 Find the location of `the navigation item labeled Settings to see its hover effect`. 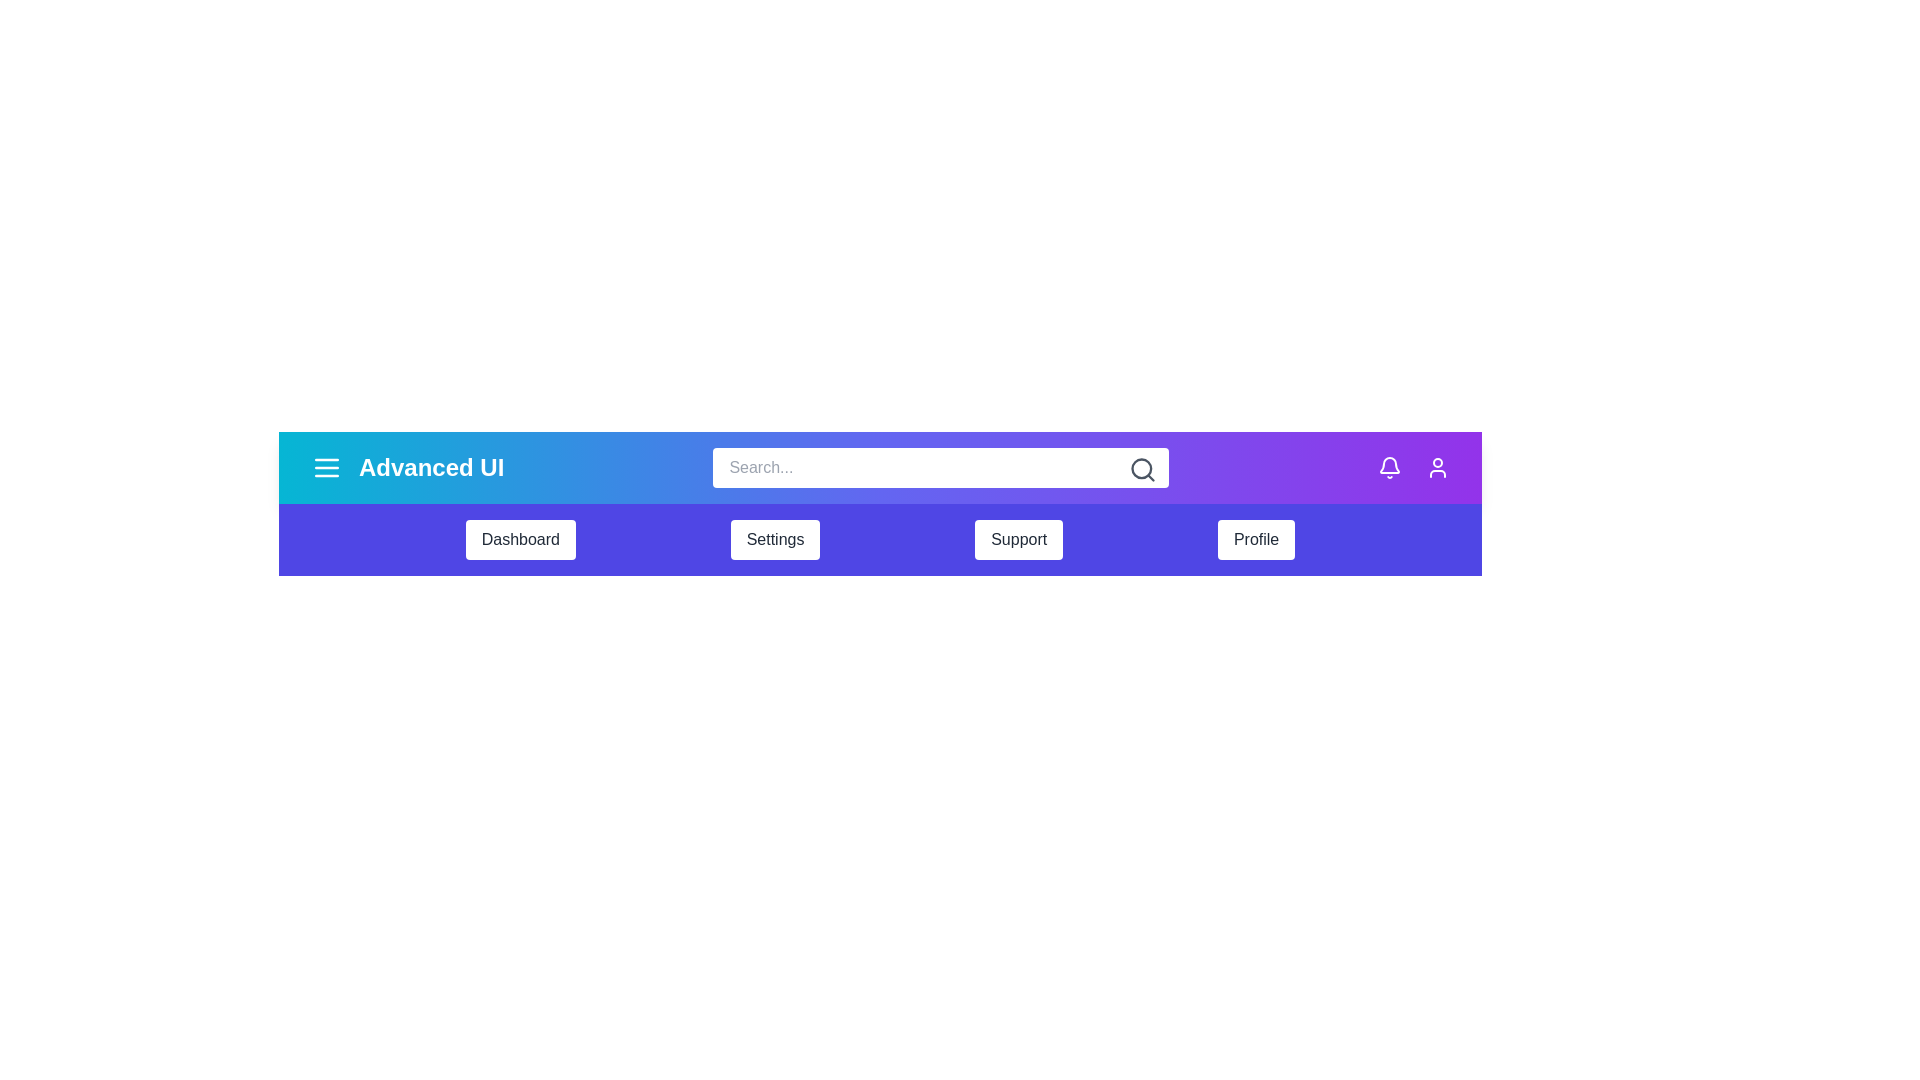

the navigation item labeled Settings to see its hover effect is located at coordinates (774, 540).